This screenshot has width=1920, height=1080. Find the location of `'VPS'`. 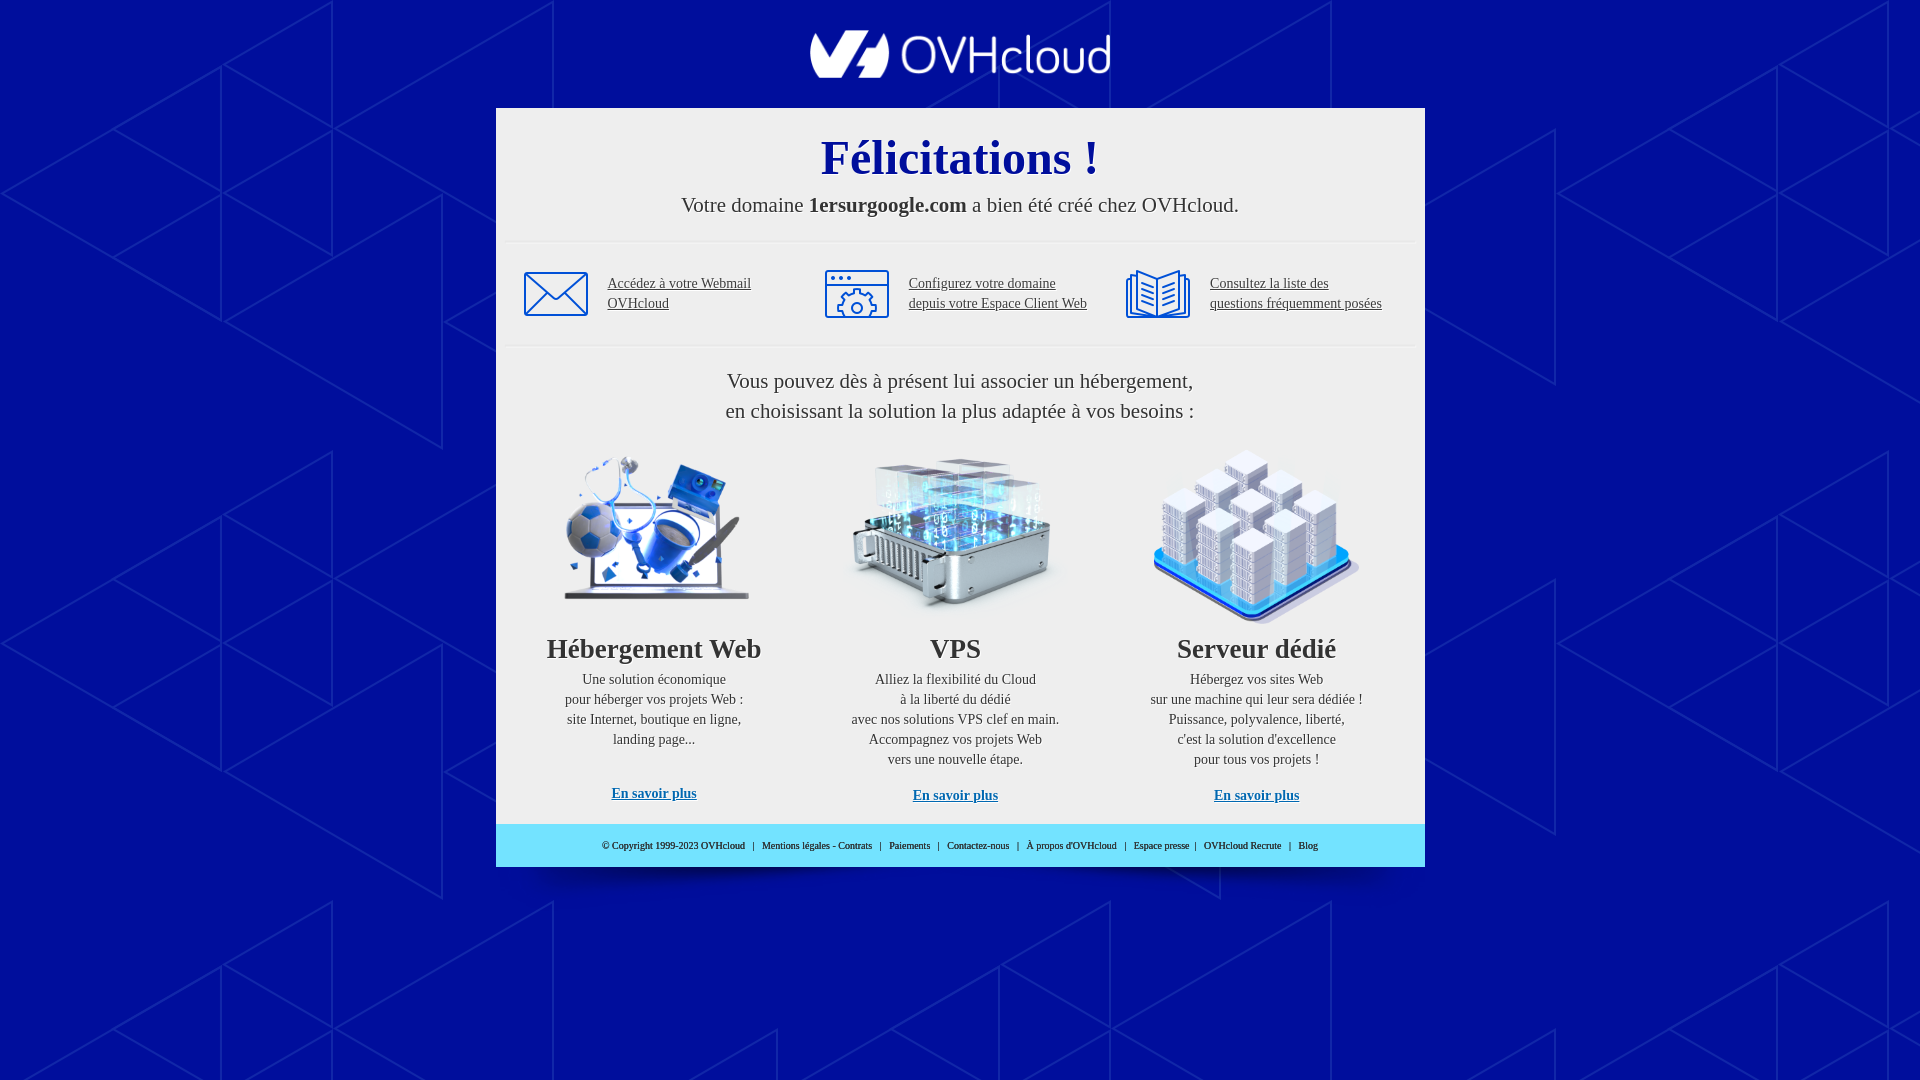

'VPS' is located at coordinates (954, 618).